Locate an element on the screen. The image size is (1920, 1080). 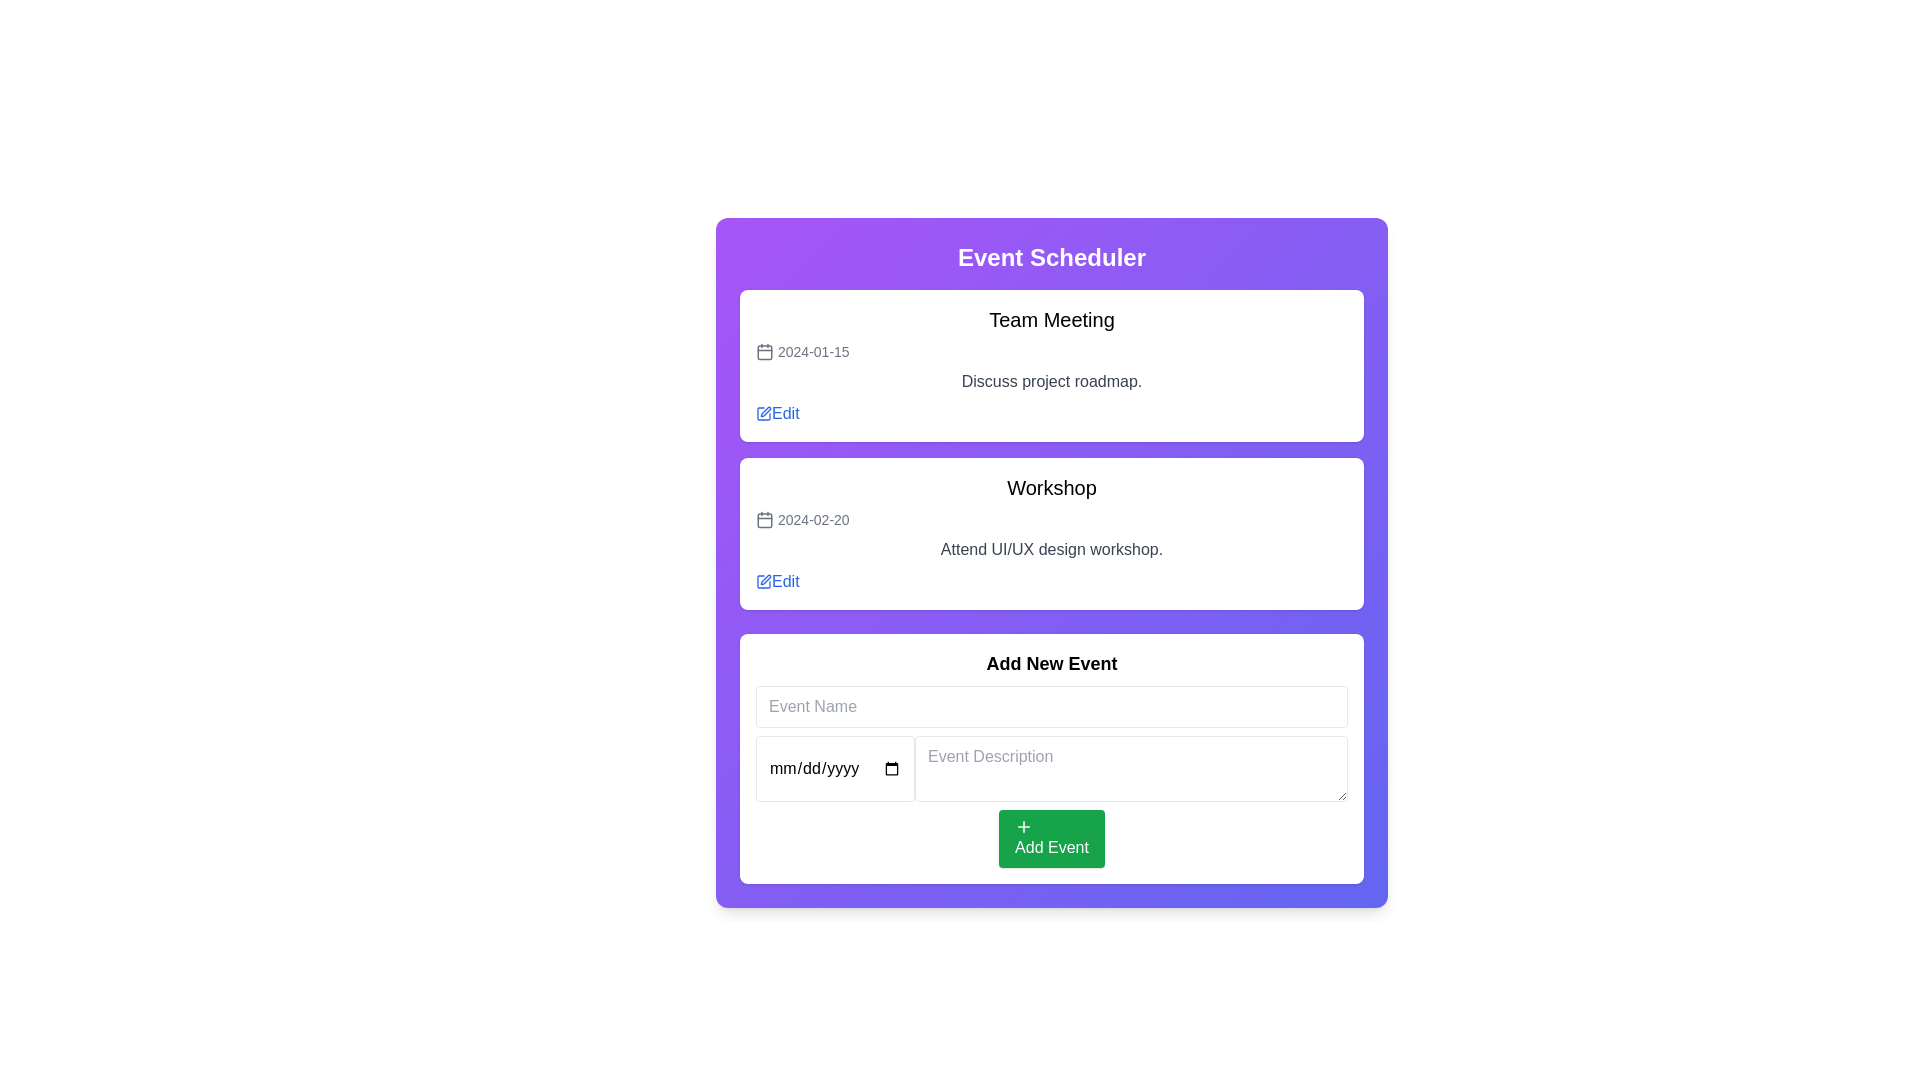
the 'Add New Event' button is located at coordinates (1050, 839).